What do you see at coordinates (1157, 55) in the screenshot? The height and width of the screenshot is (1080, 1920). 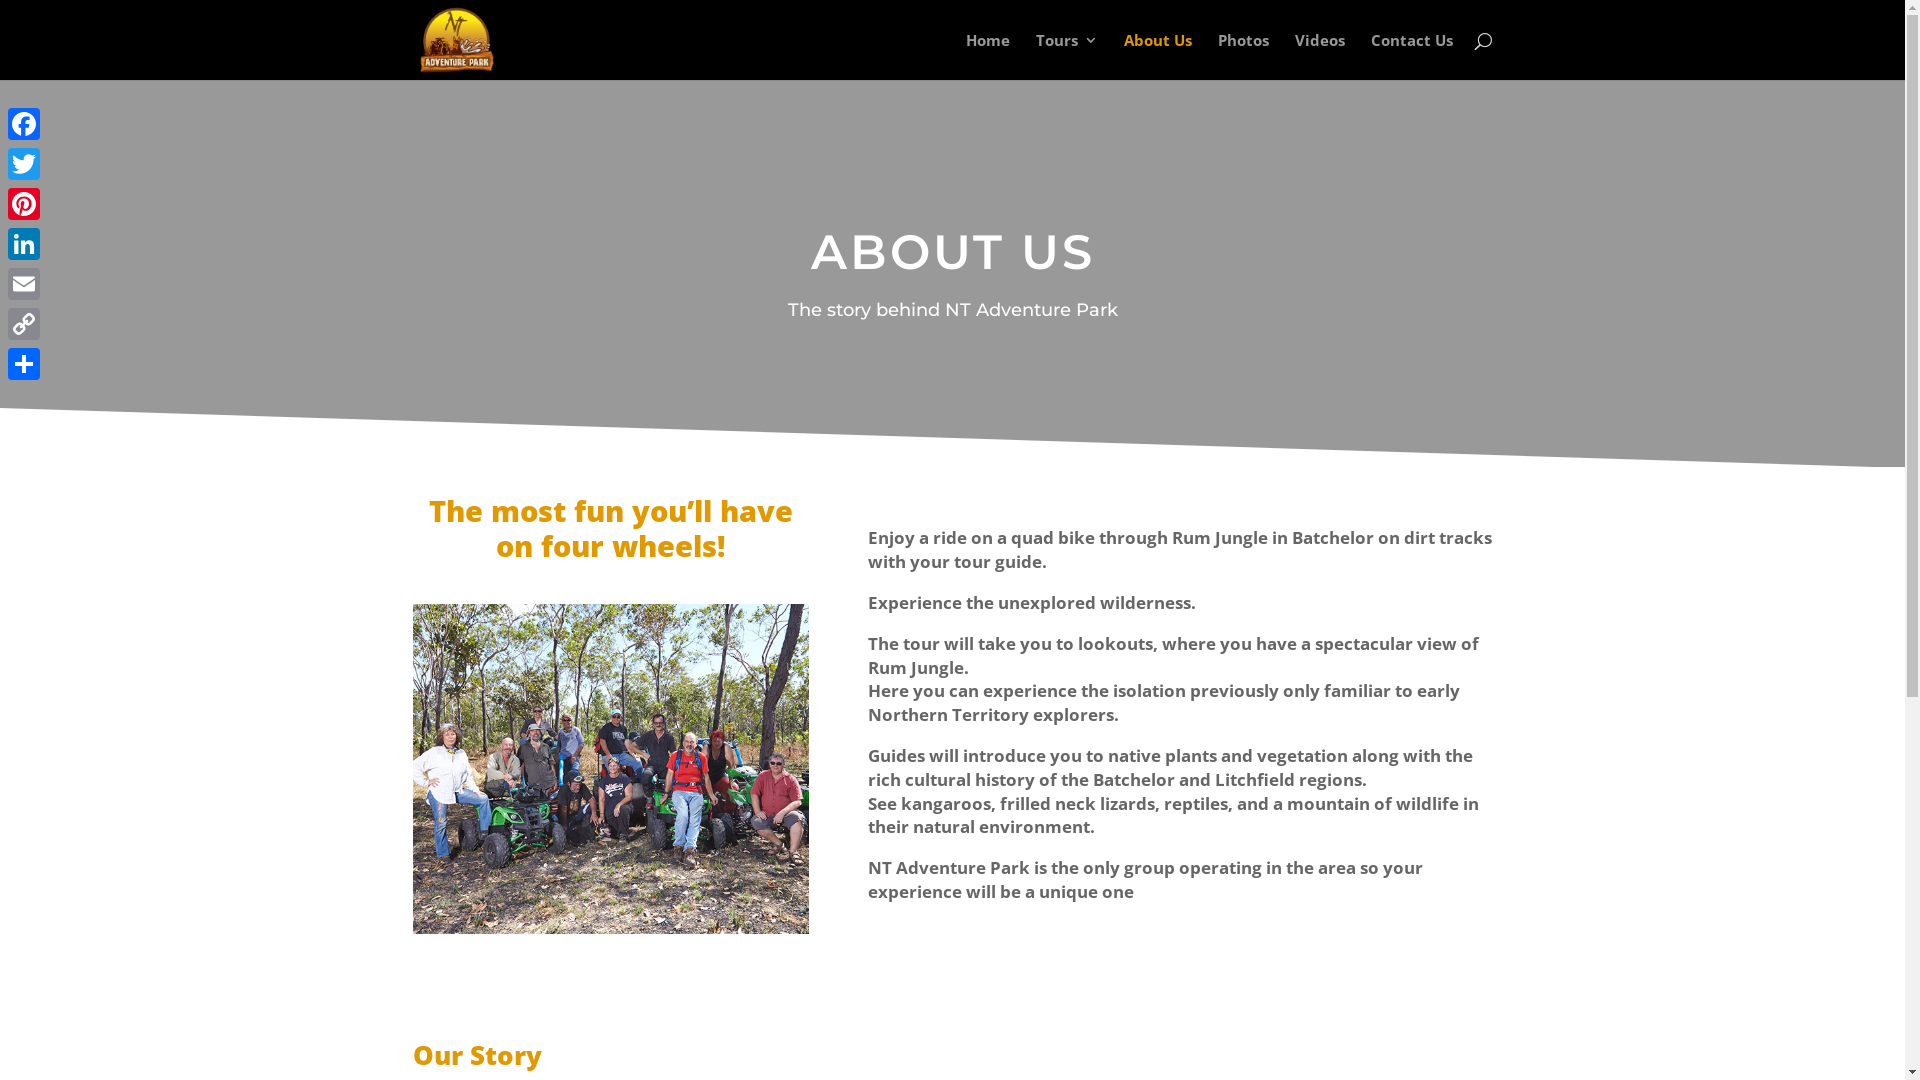 I see `'About Us'` at bounding box center [1157, 55].